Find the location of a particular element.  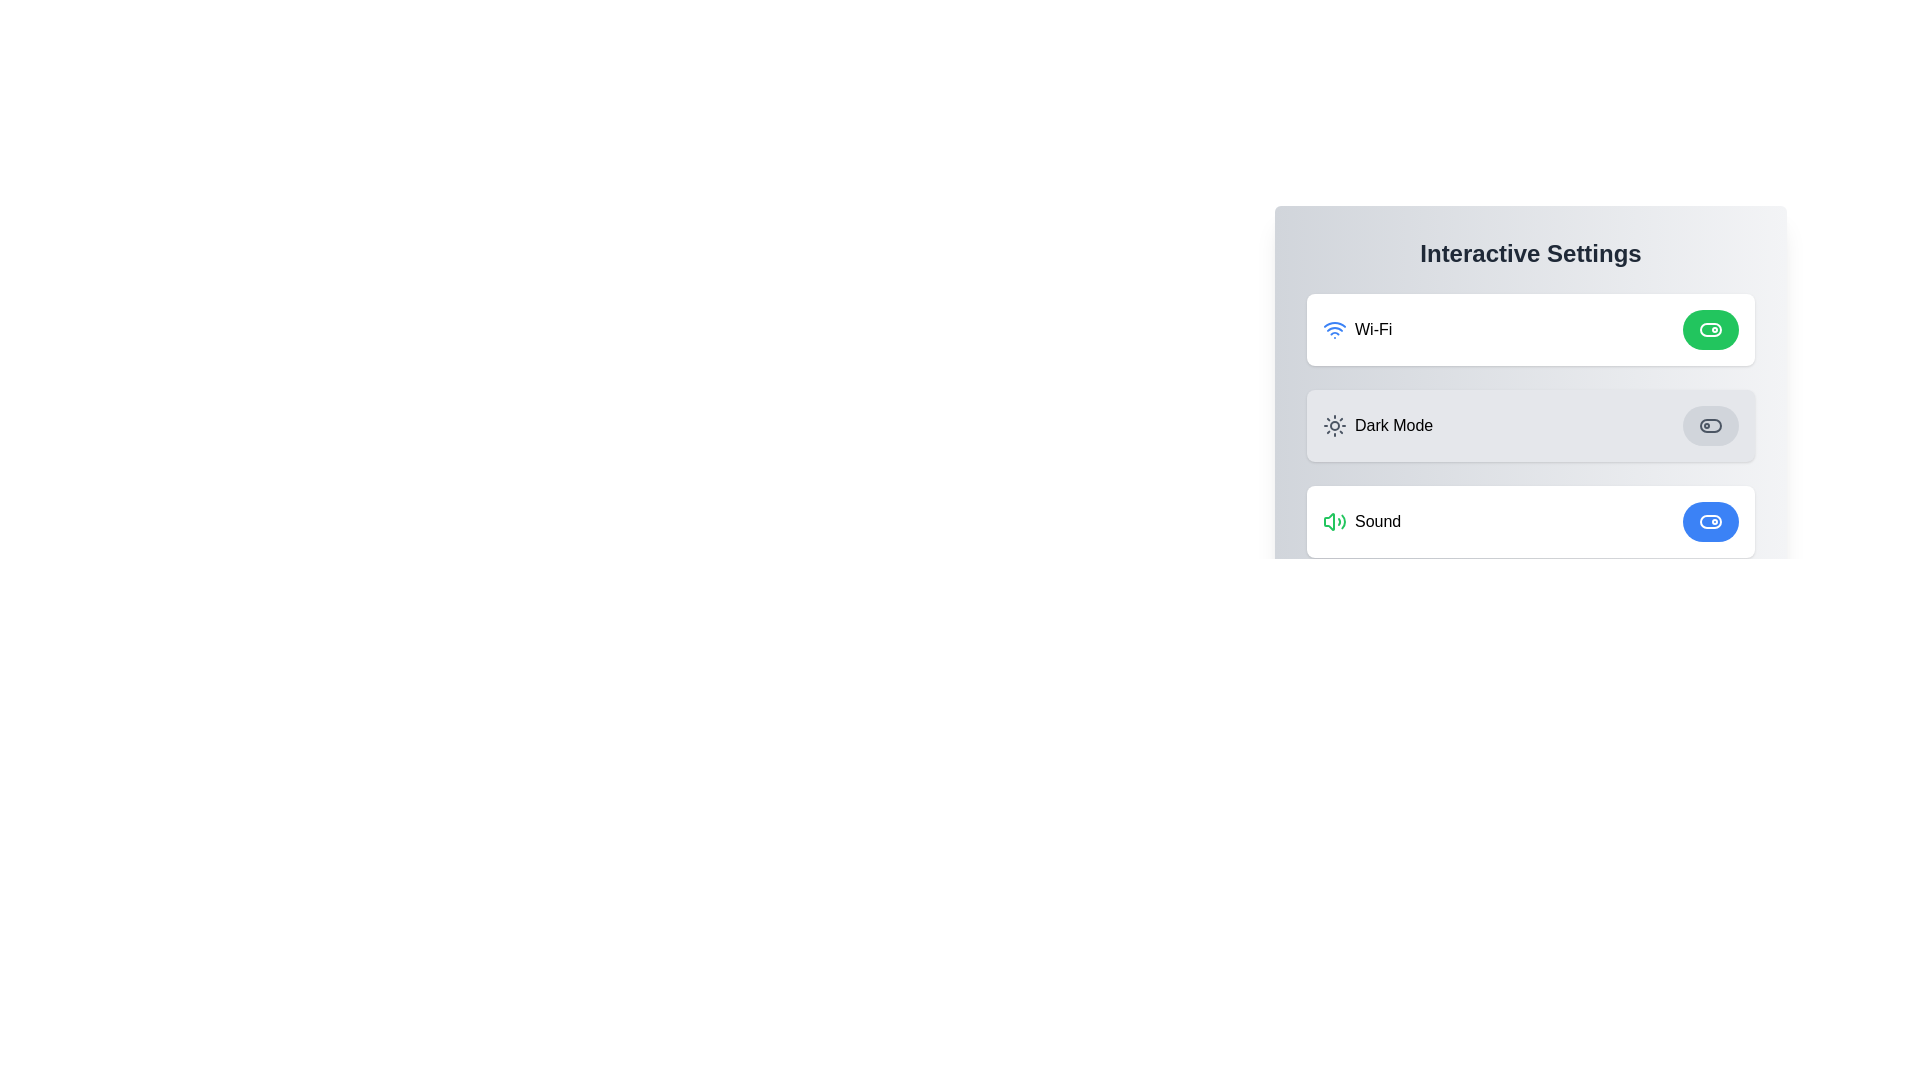

the Background/Track element of the toggle switch for the 'Dark Mode' setting located in the second row of the setting options is located at coordinates (1709, 424).